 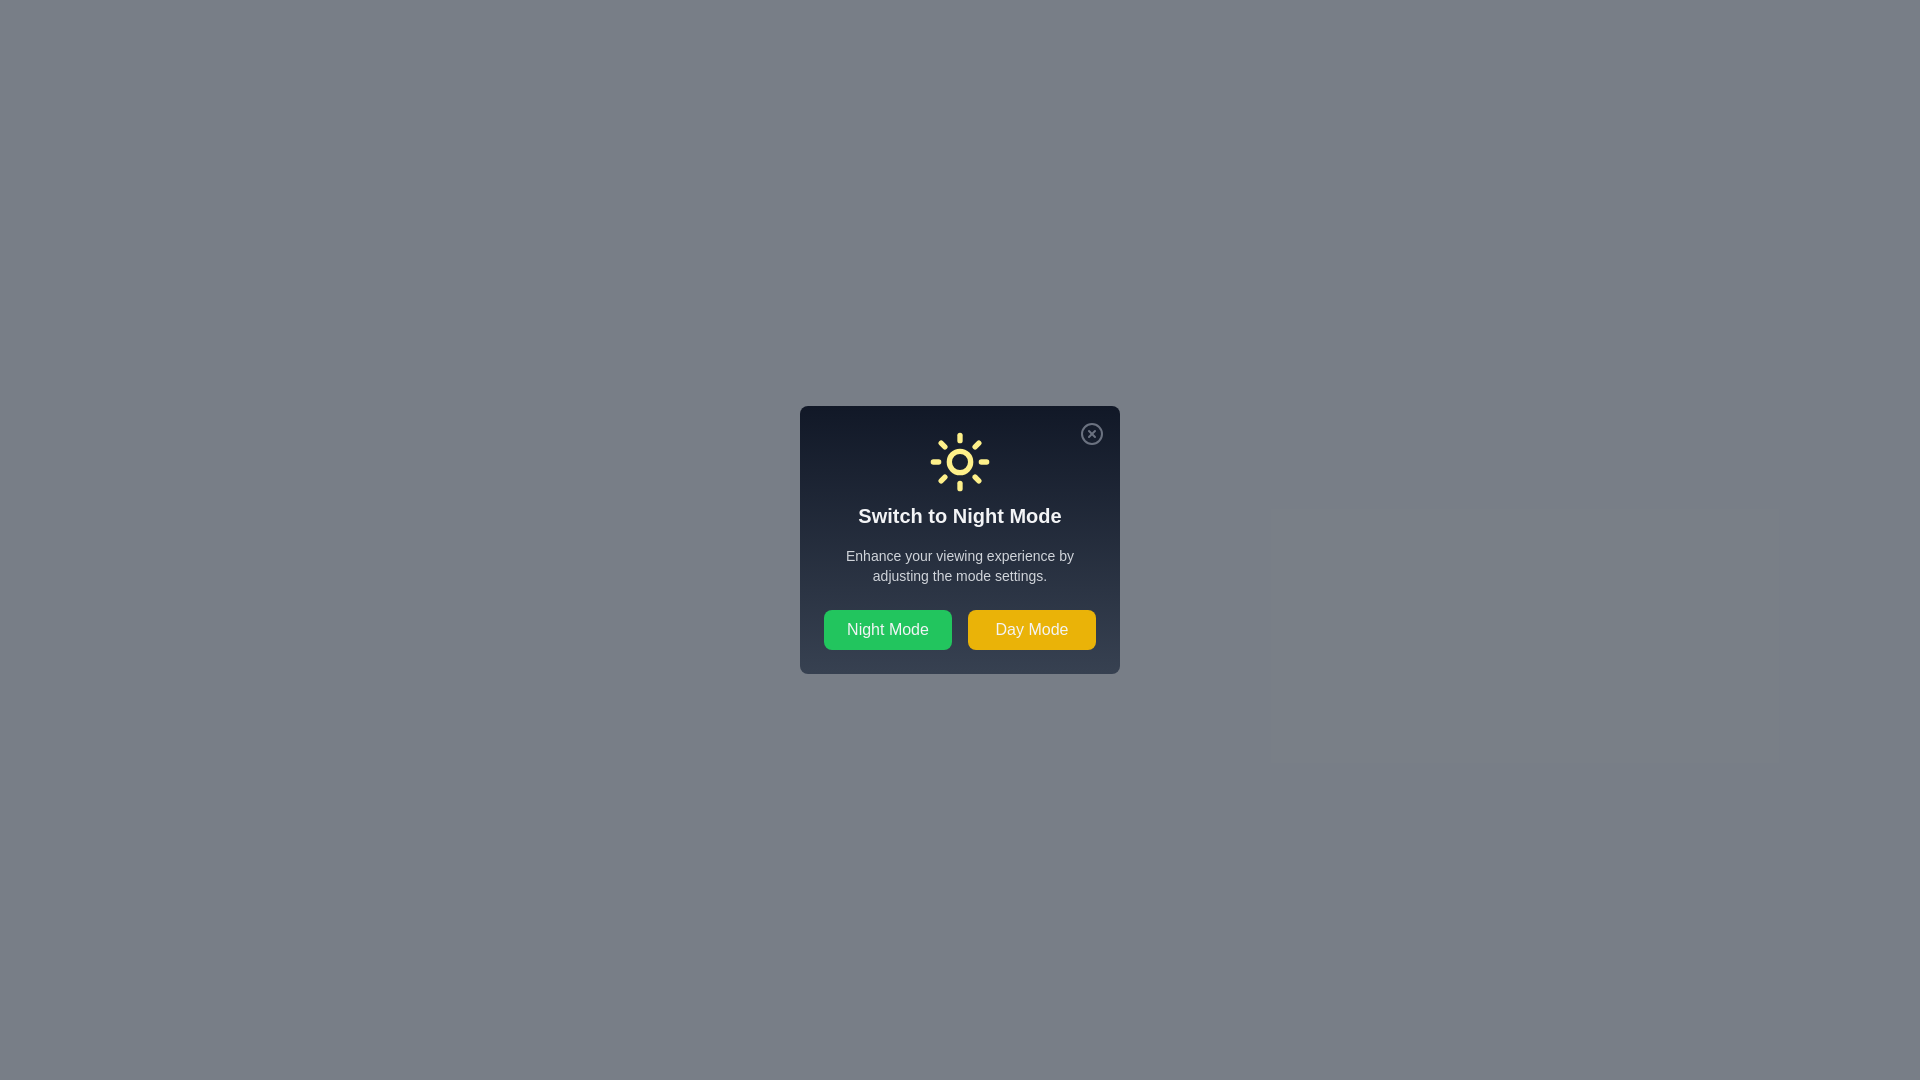 I want to click on the close button to close the dialog, so click(x=1090, y=433).